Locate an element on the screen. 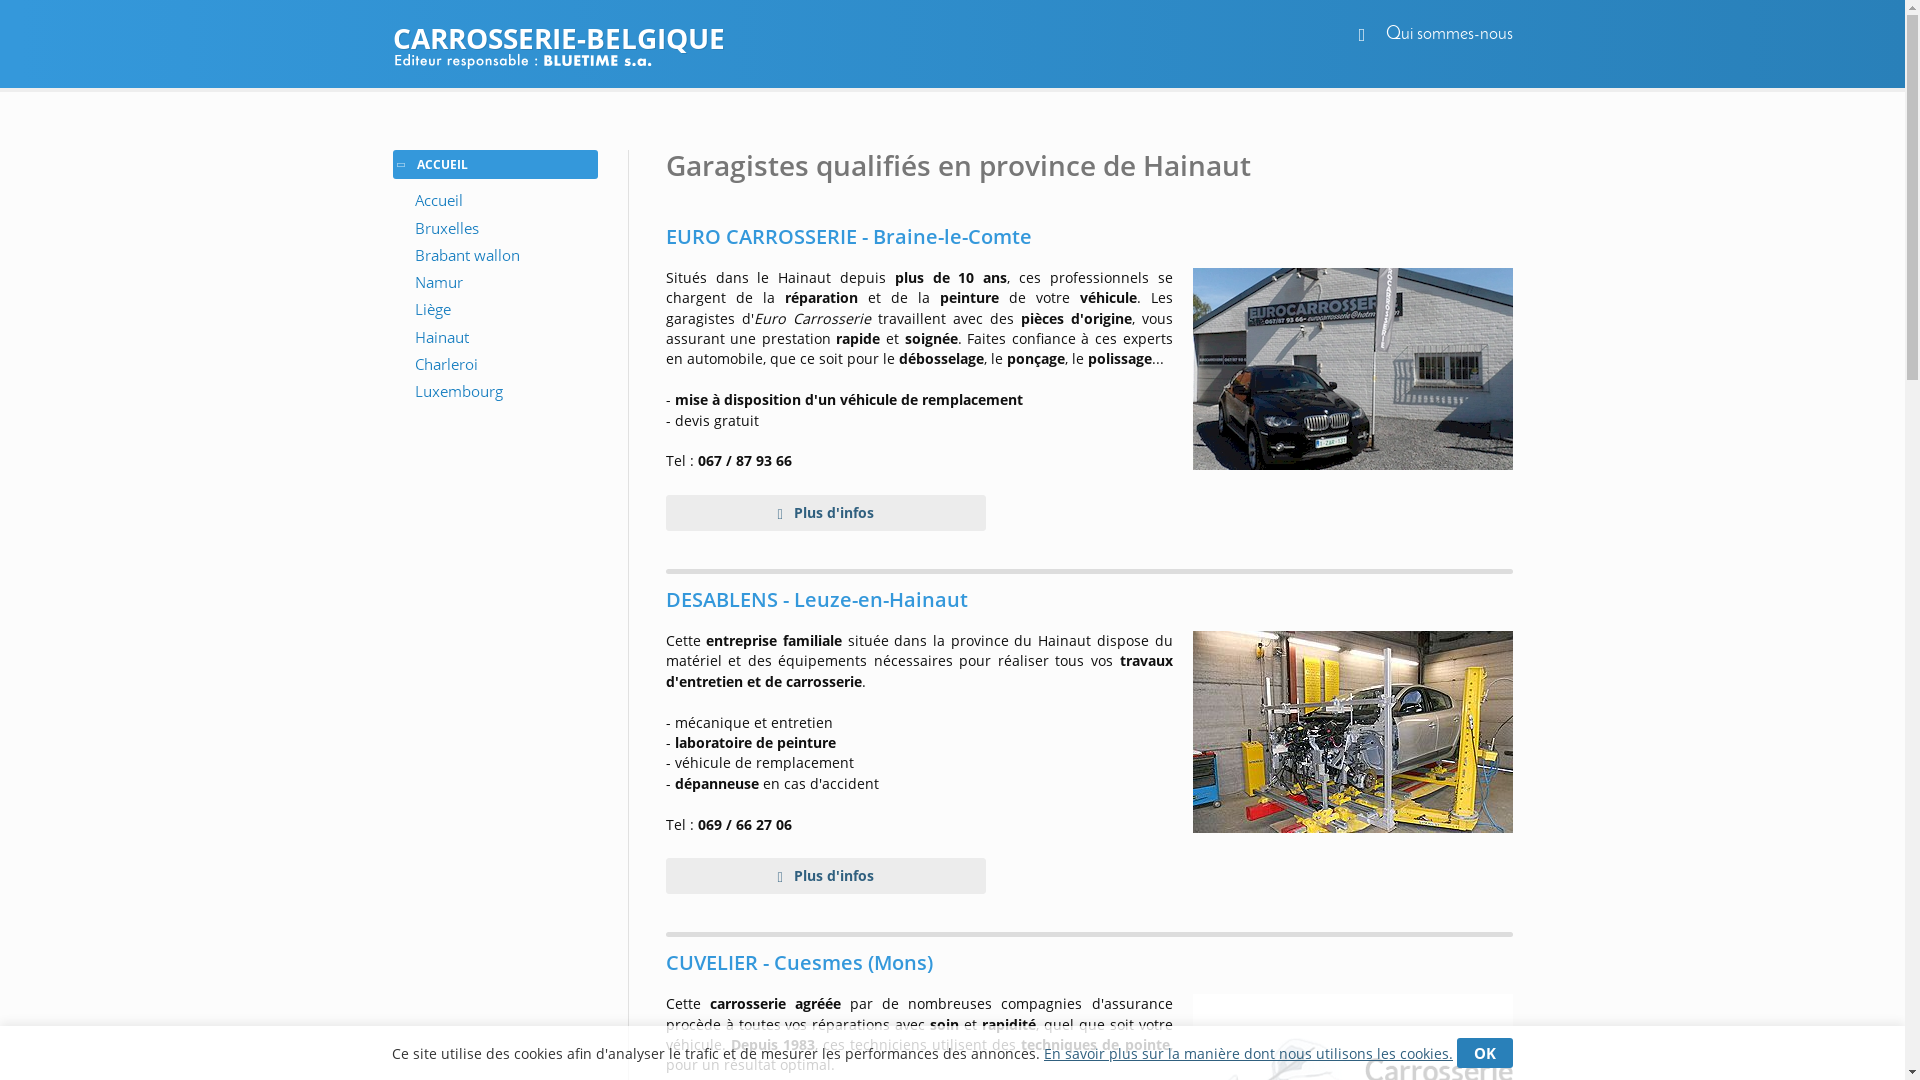 Image resolution: width=1920 pixels, height=1080 pixels. 'Plus d'infos' is located at coordinates (825, 512).